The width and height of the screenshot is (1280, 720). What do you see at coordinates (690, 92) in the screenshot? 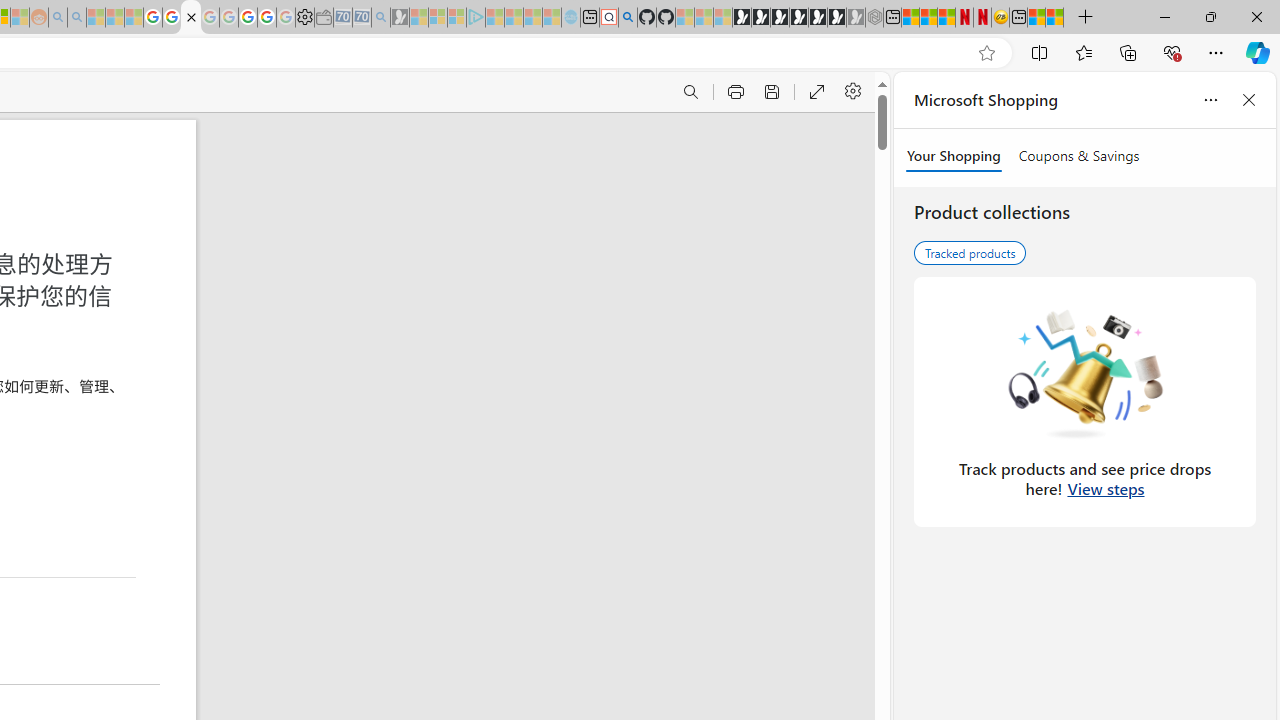
I see `'Find (Ctrl + F)'` at bounding box center [690, 92].